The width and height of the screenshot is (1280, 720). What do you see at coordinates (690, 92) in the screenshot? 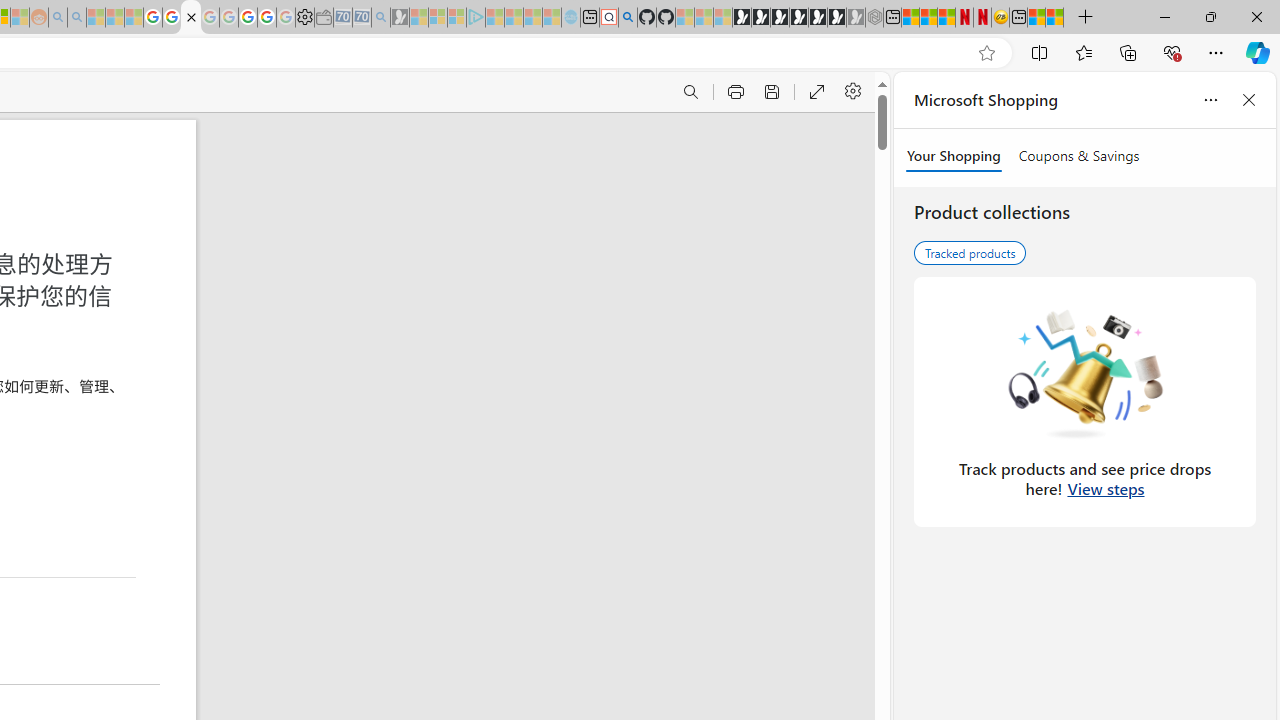
I see `'Find (Ctrl + F)'` at bounding box center [690, 92].